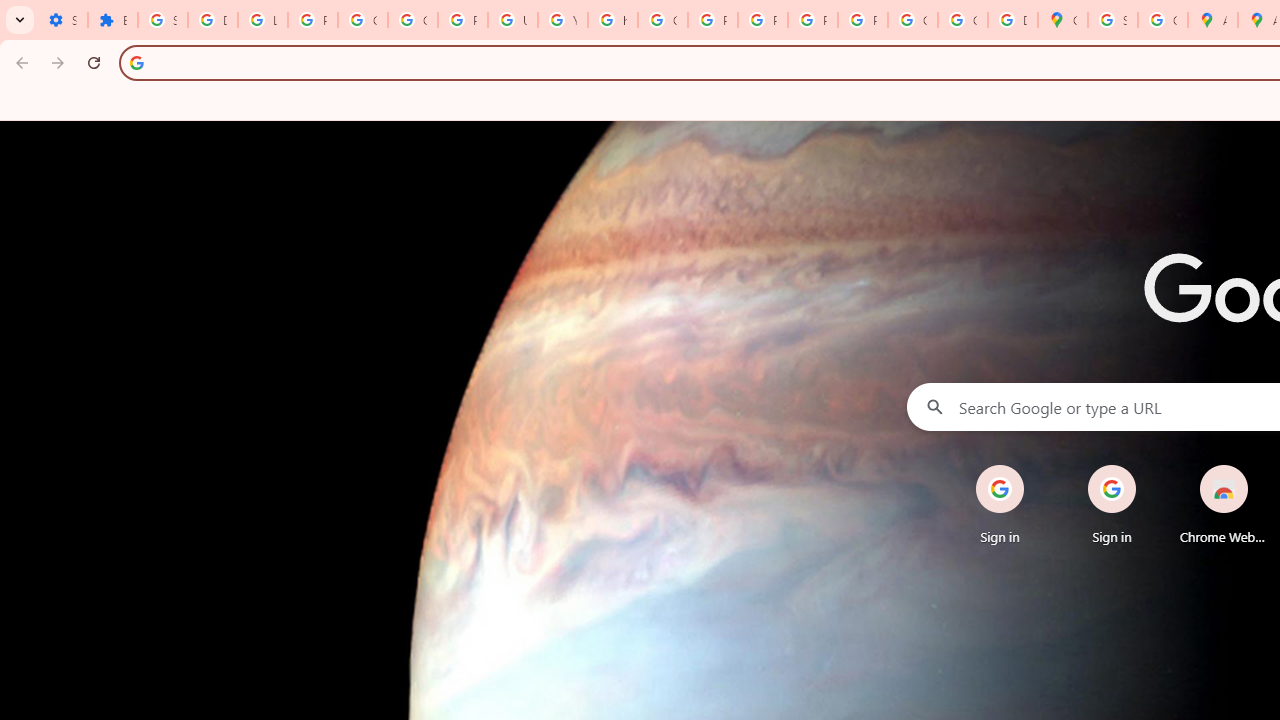 Image resolution: width=1280 pixels, height=720 pixels. Describe the element at coordinates (19, 61) in the screenshot. I see `'Back'` at that location.